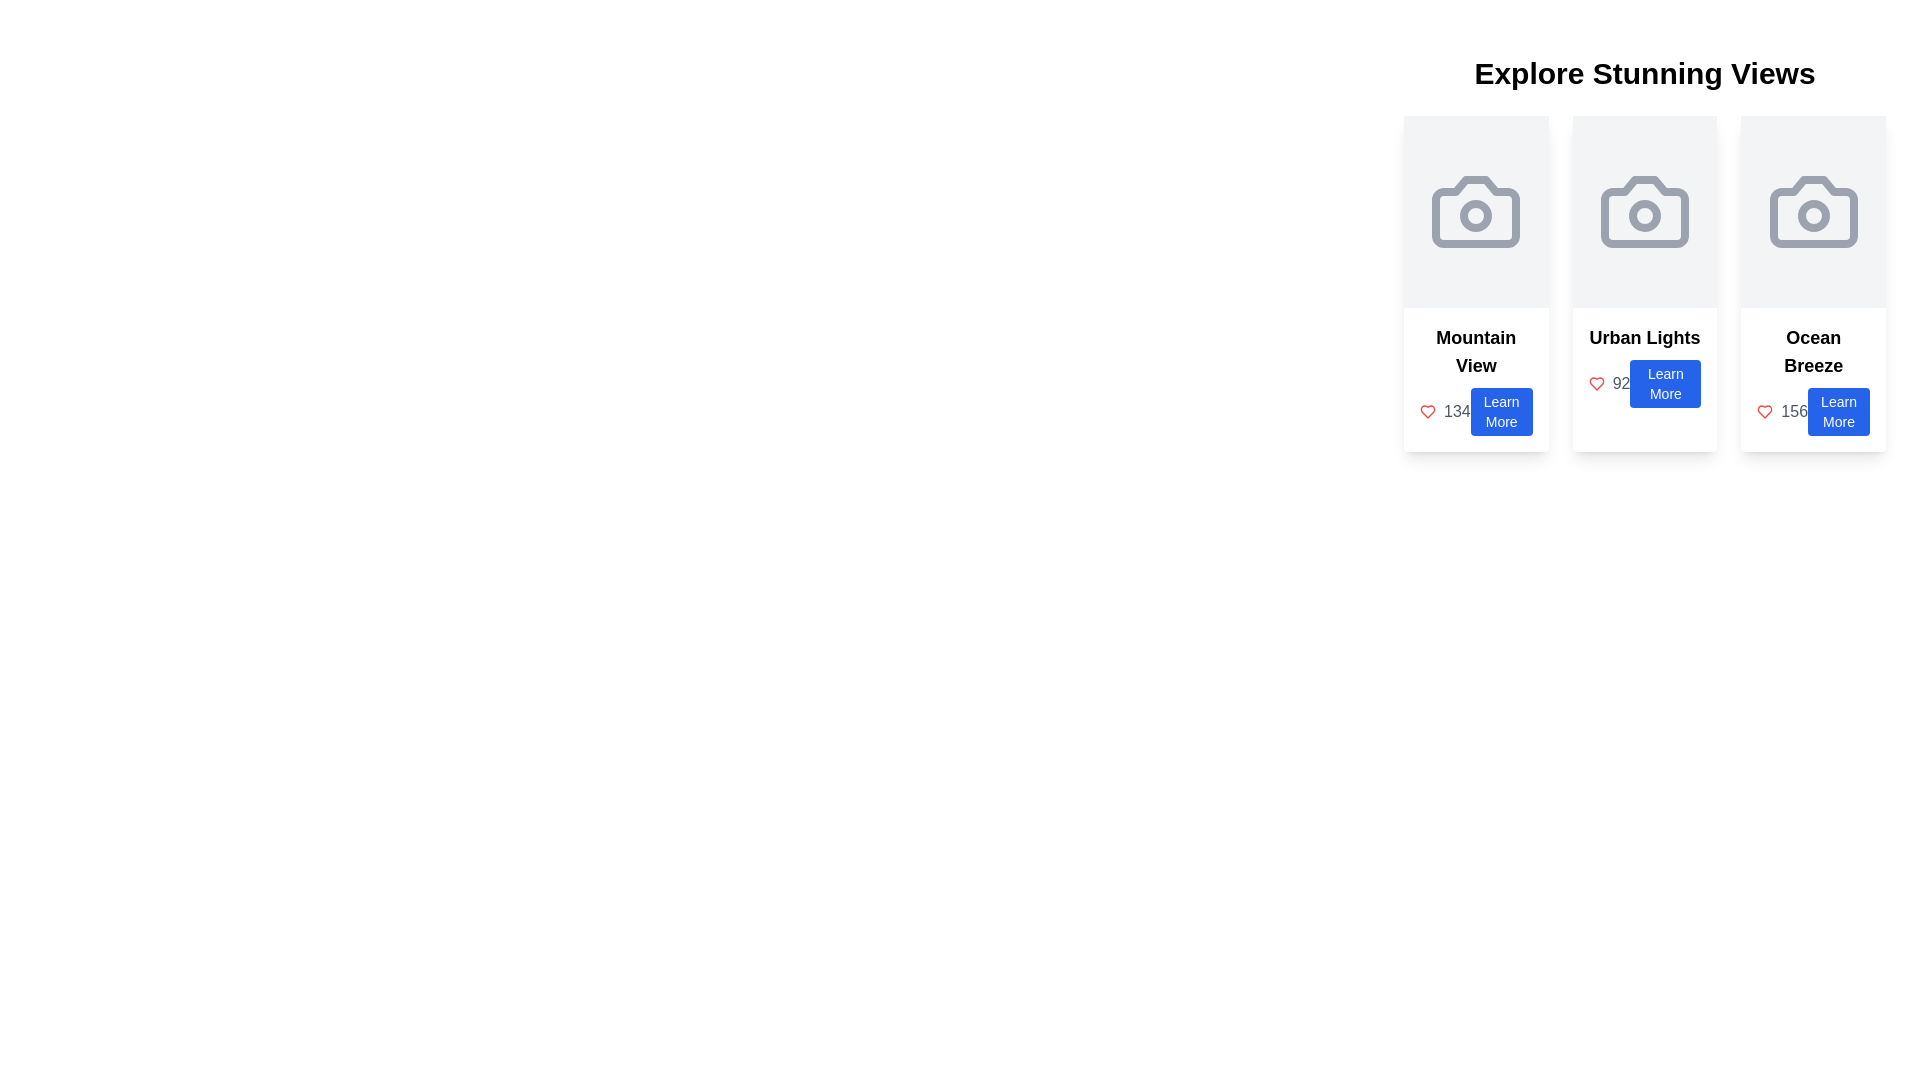 This screenshot has width=1920, height=1080. What do you see at coordinates (1476, 216) in the screenshot?
I see `the Circle (SVG Element) that is centrally positioned within the camera icon of the first card titled 'Mountain View'` at bounding box center [1476, 216].